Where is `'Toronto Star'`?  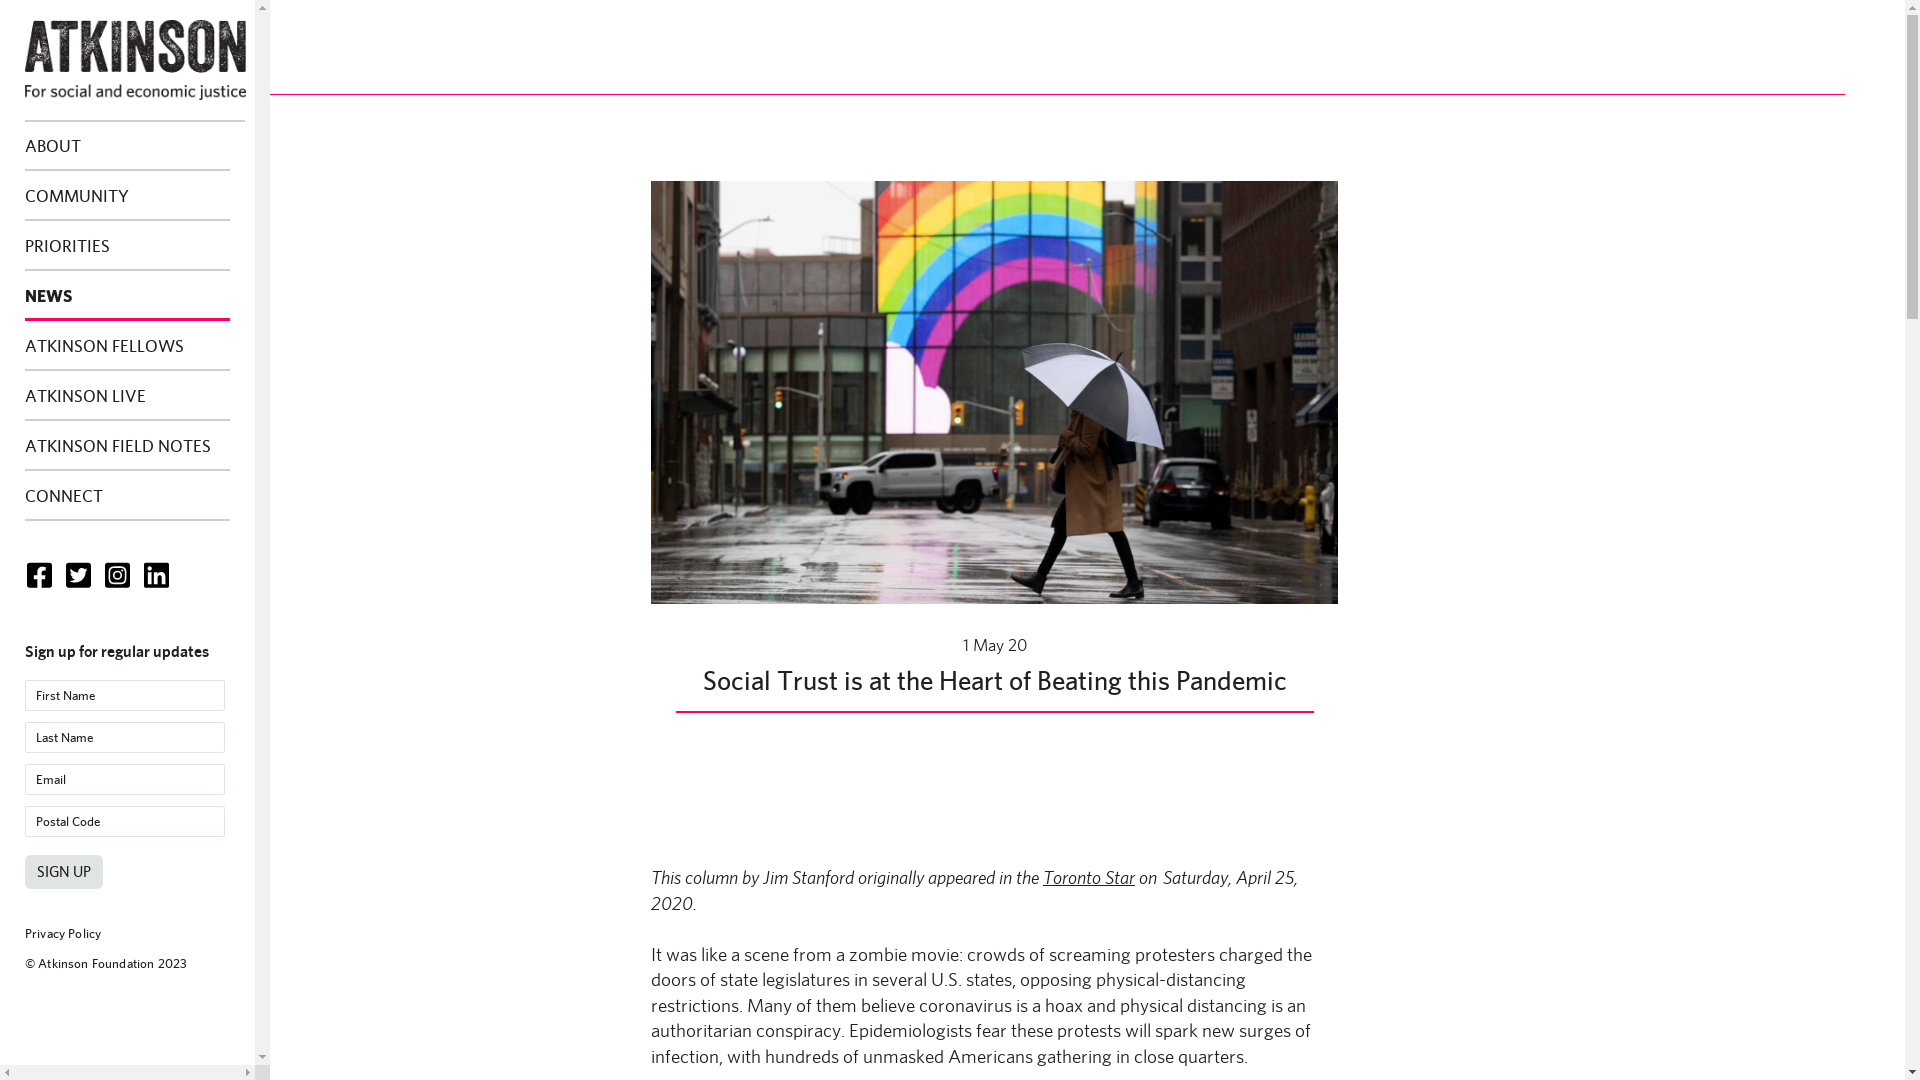
'Toronto Star' is located at coordinates (1088, 875).